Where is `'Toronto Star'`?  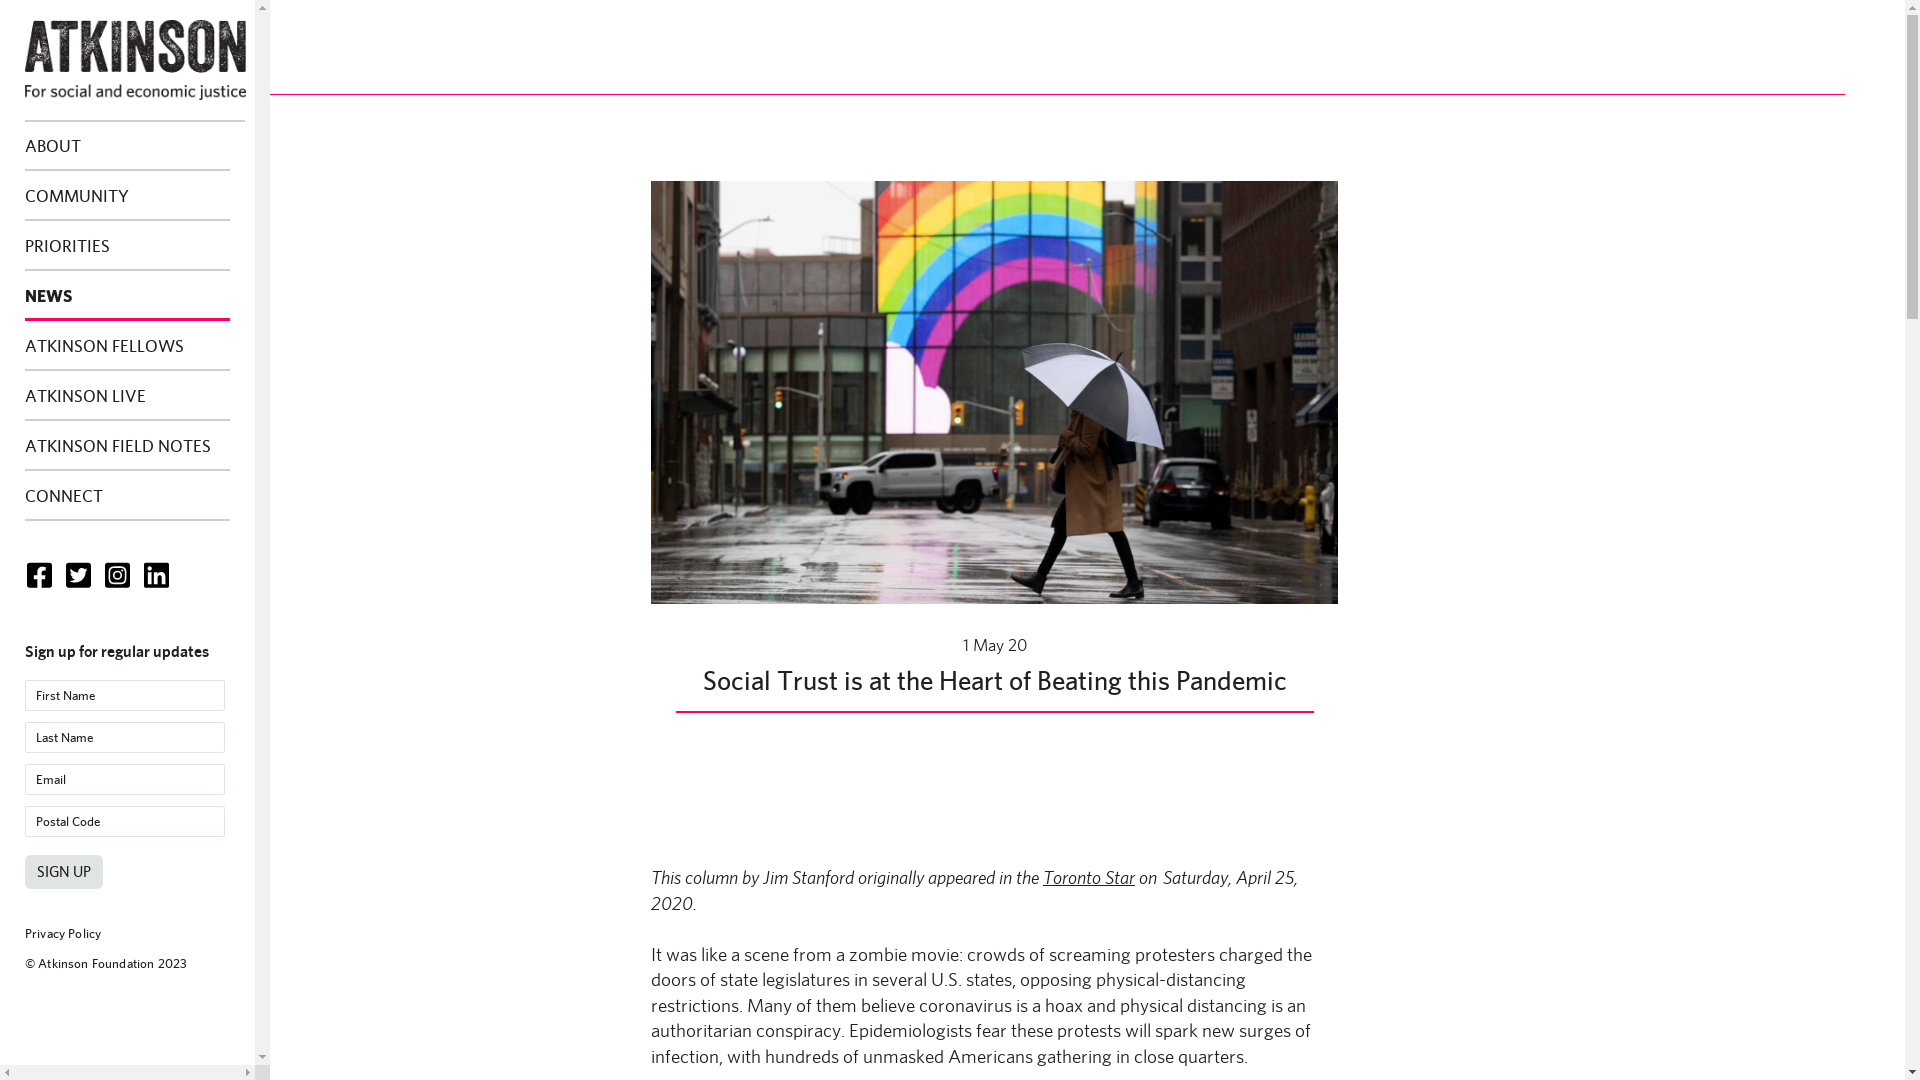
'Toronto Star' is located at coordinates (1088, 875).